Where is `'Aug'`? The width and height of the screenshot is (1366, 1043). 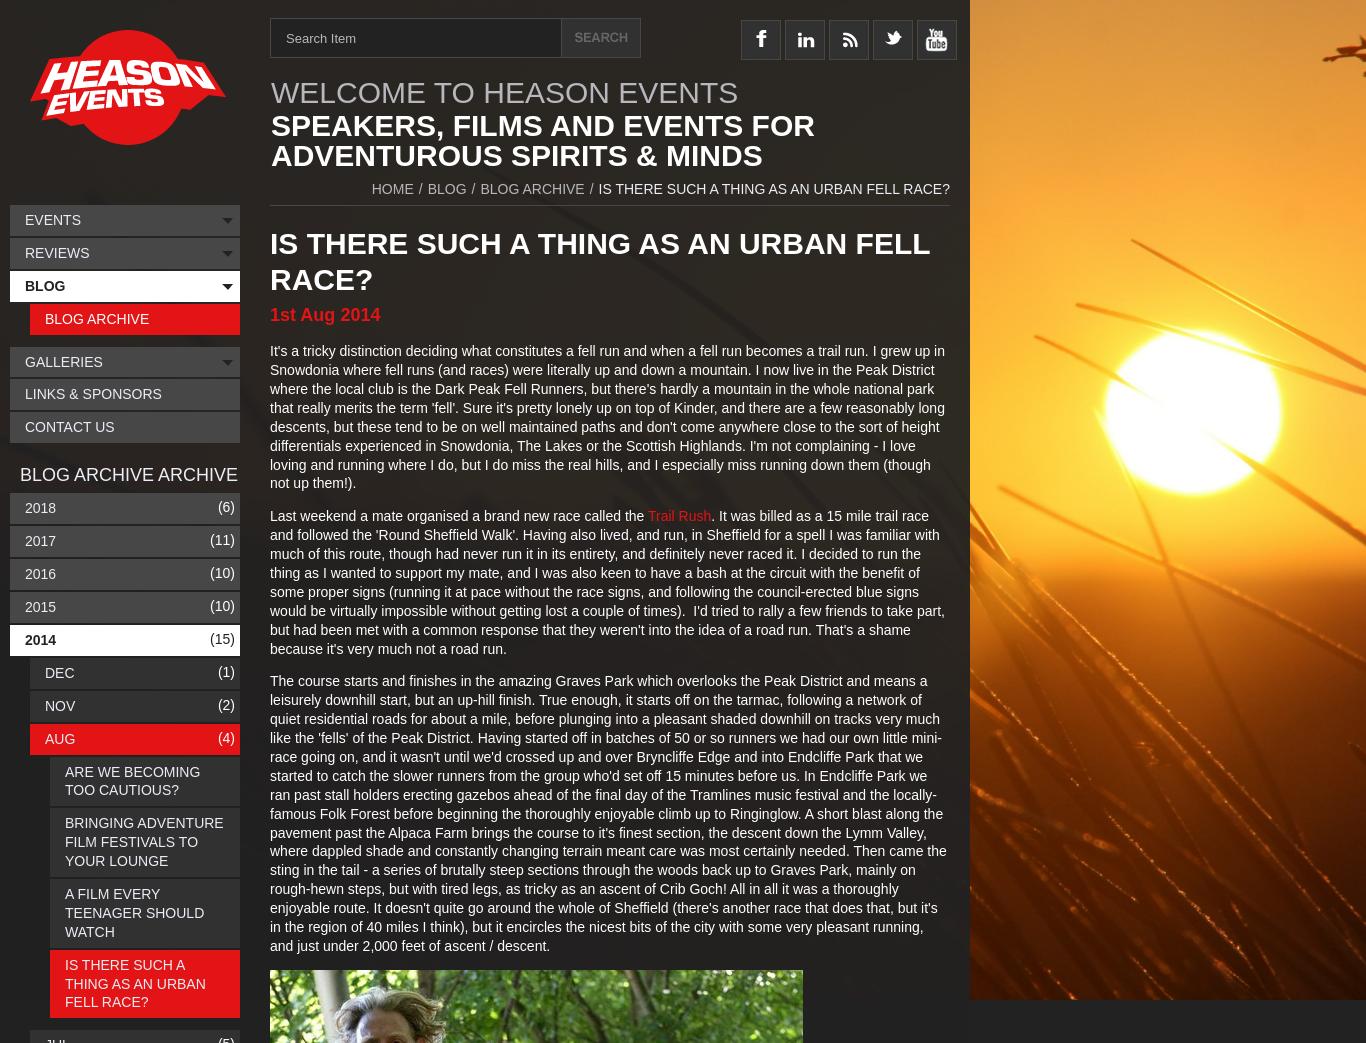 'Aug' is located at coordinates (44, 738).